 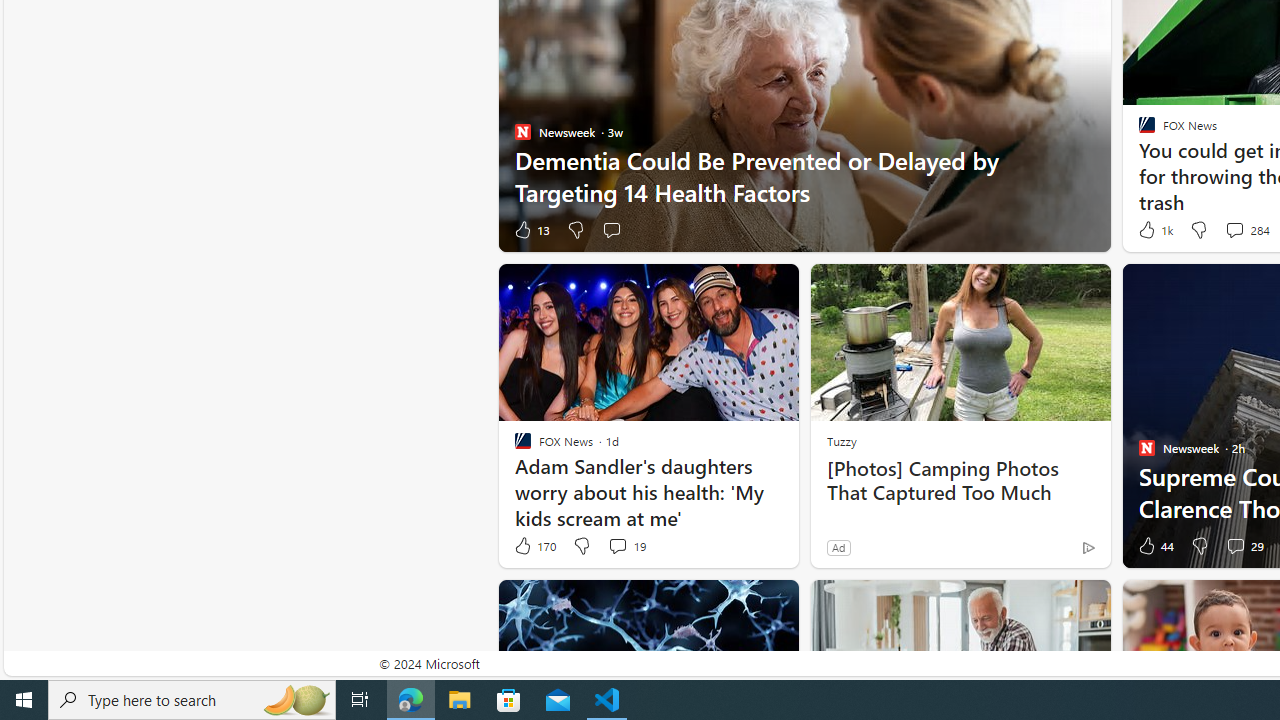 I want to click on '13 Like', so click(x=531, y=229).